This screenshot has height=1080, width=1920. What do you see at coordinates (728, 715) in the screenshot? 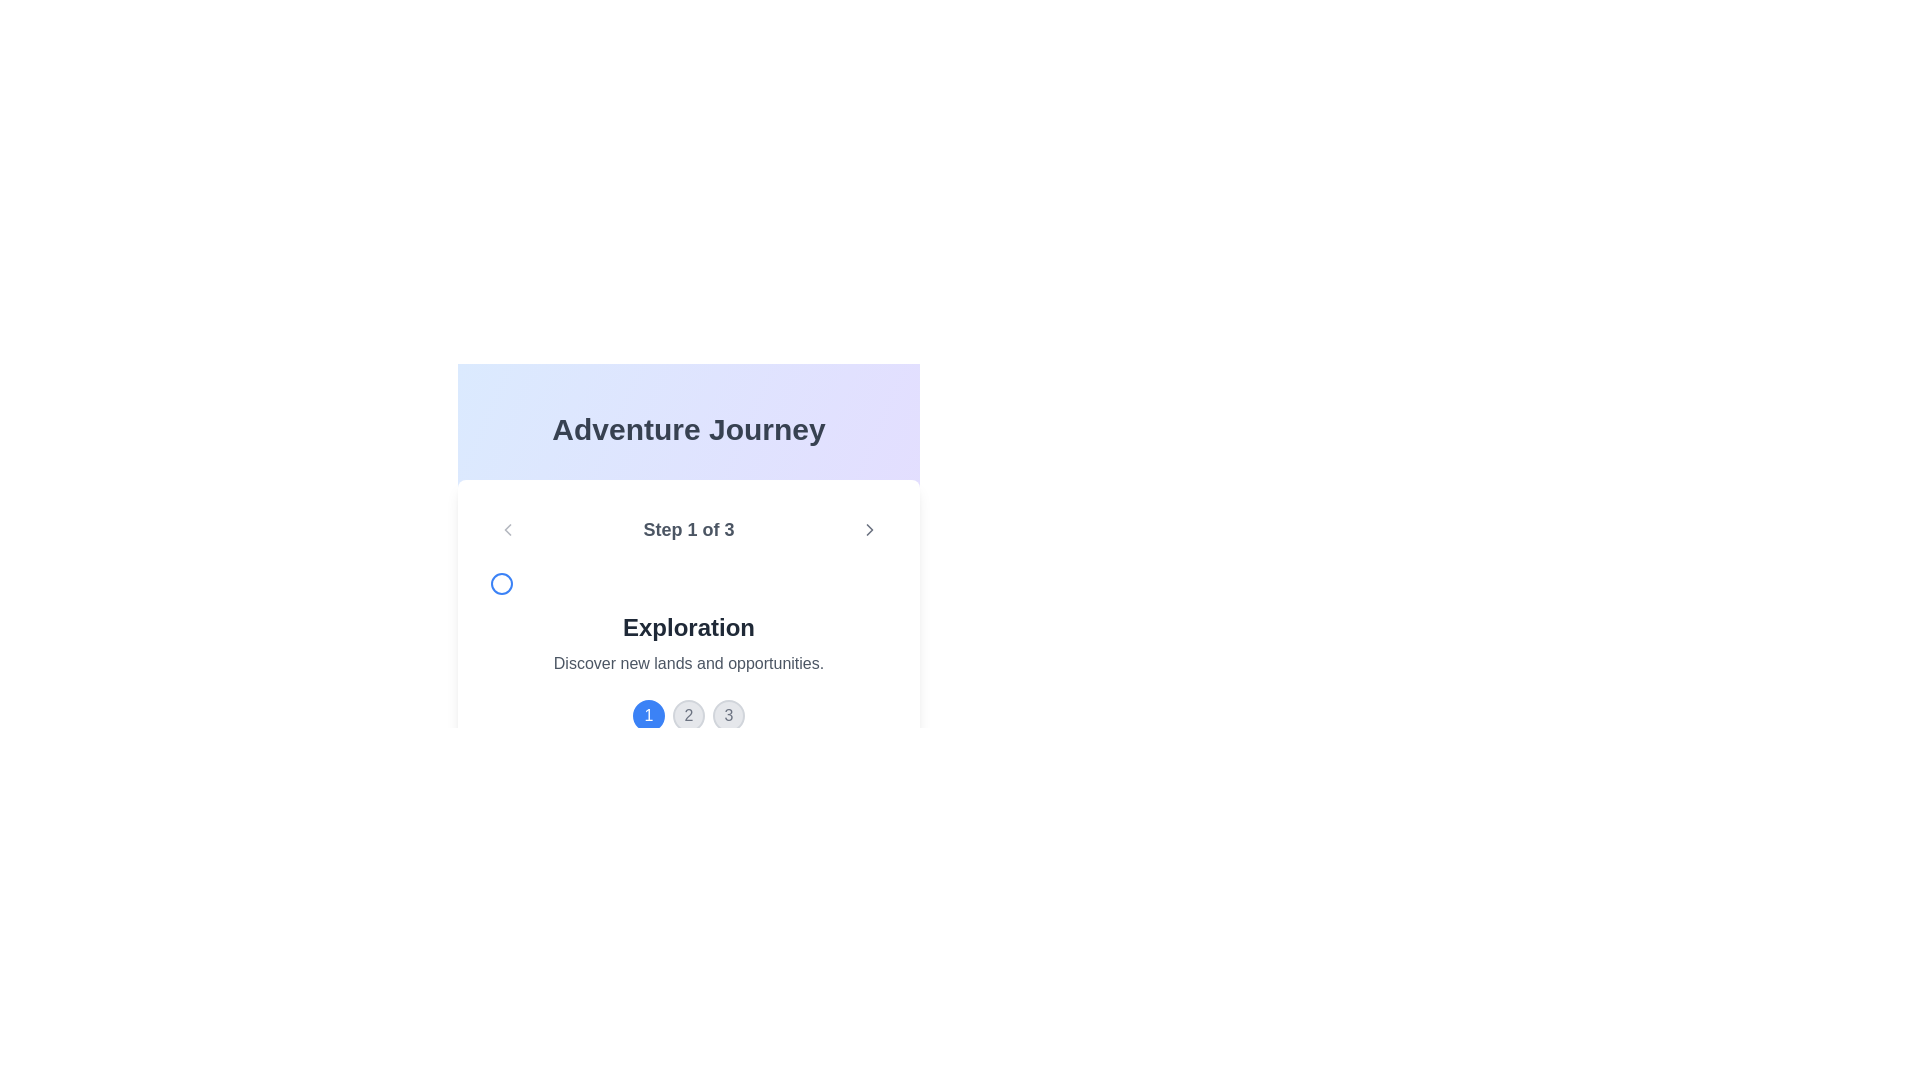
I see `the circular button displaying the number '3' to visualize the hover effects` at bounding box center [728, 715].